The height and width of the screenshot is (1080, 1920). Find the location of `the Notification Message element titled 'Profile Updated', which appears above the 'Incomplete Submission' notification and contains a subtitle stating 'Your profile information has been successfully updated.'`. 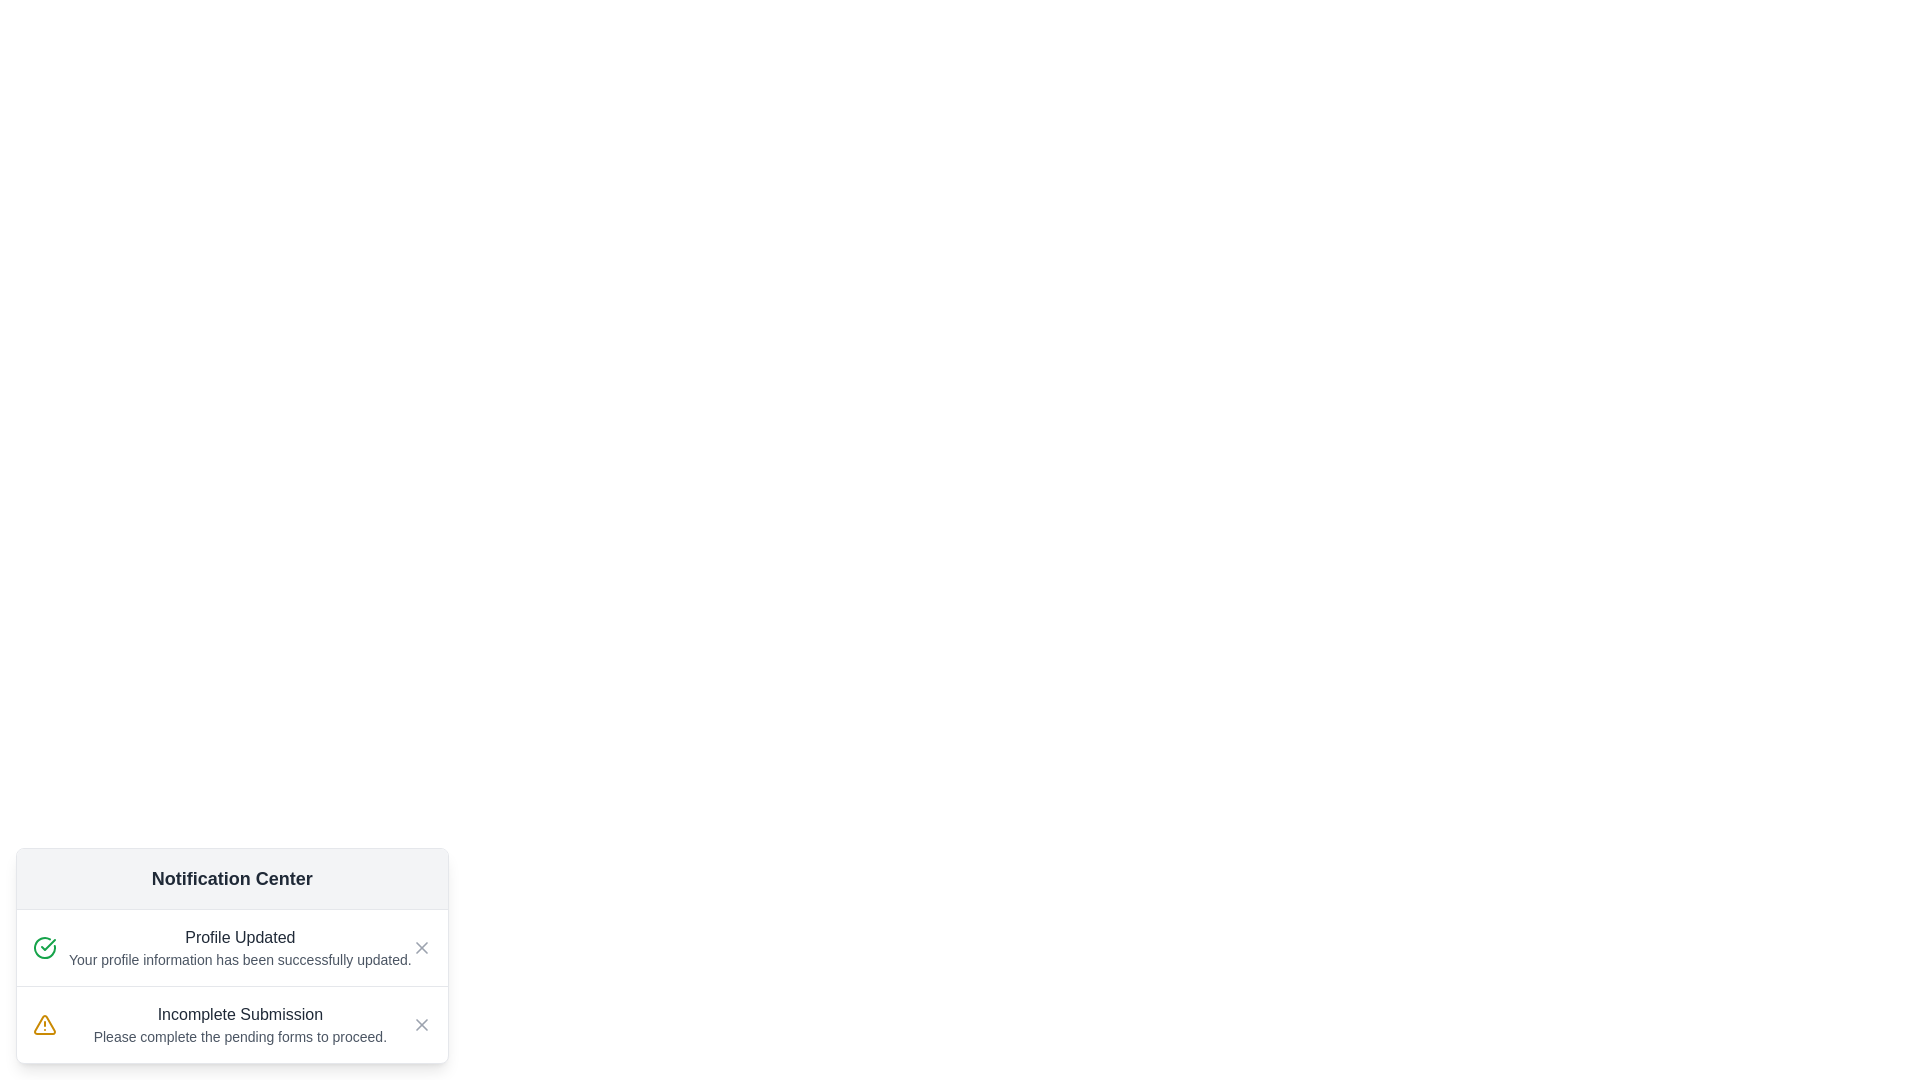

the Notification Message element titled 'Profile Updated', which appears above the 'Incomplete Submission' notification and contains a subtitle stating 'Your profile information has been successfully updated.' is located at coordinates (240, 947).